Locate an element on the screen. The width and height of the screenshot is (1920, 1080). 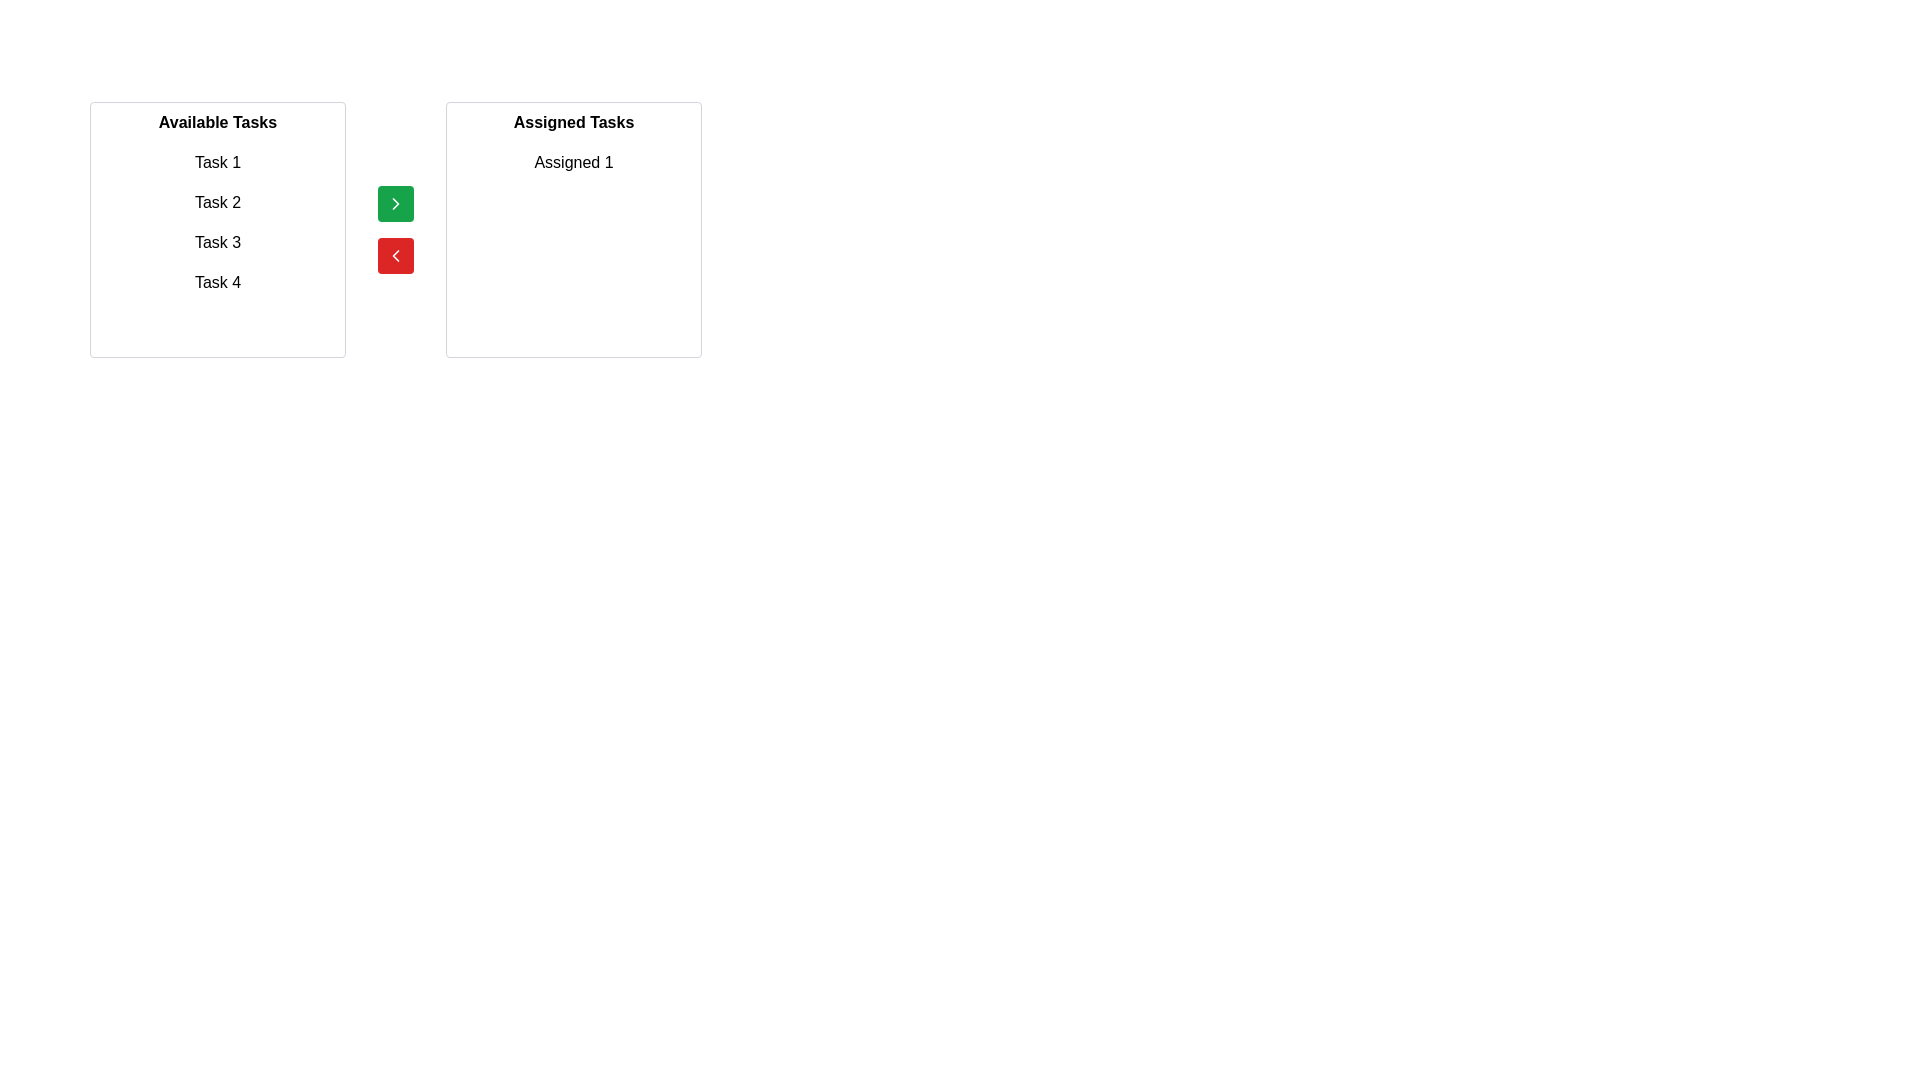
the left-pointing chevron icon button, which is styled with a thin stroke and no fill, located between the 'Available Tasks' and 'Assigned Tasks' columns is located at coordinates (395, 254).